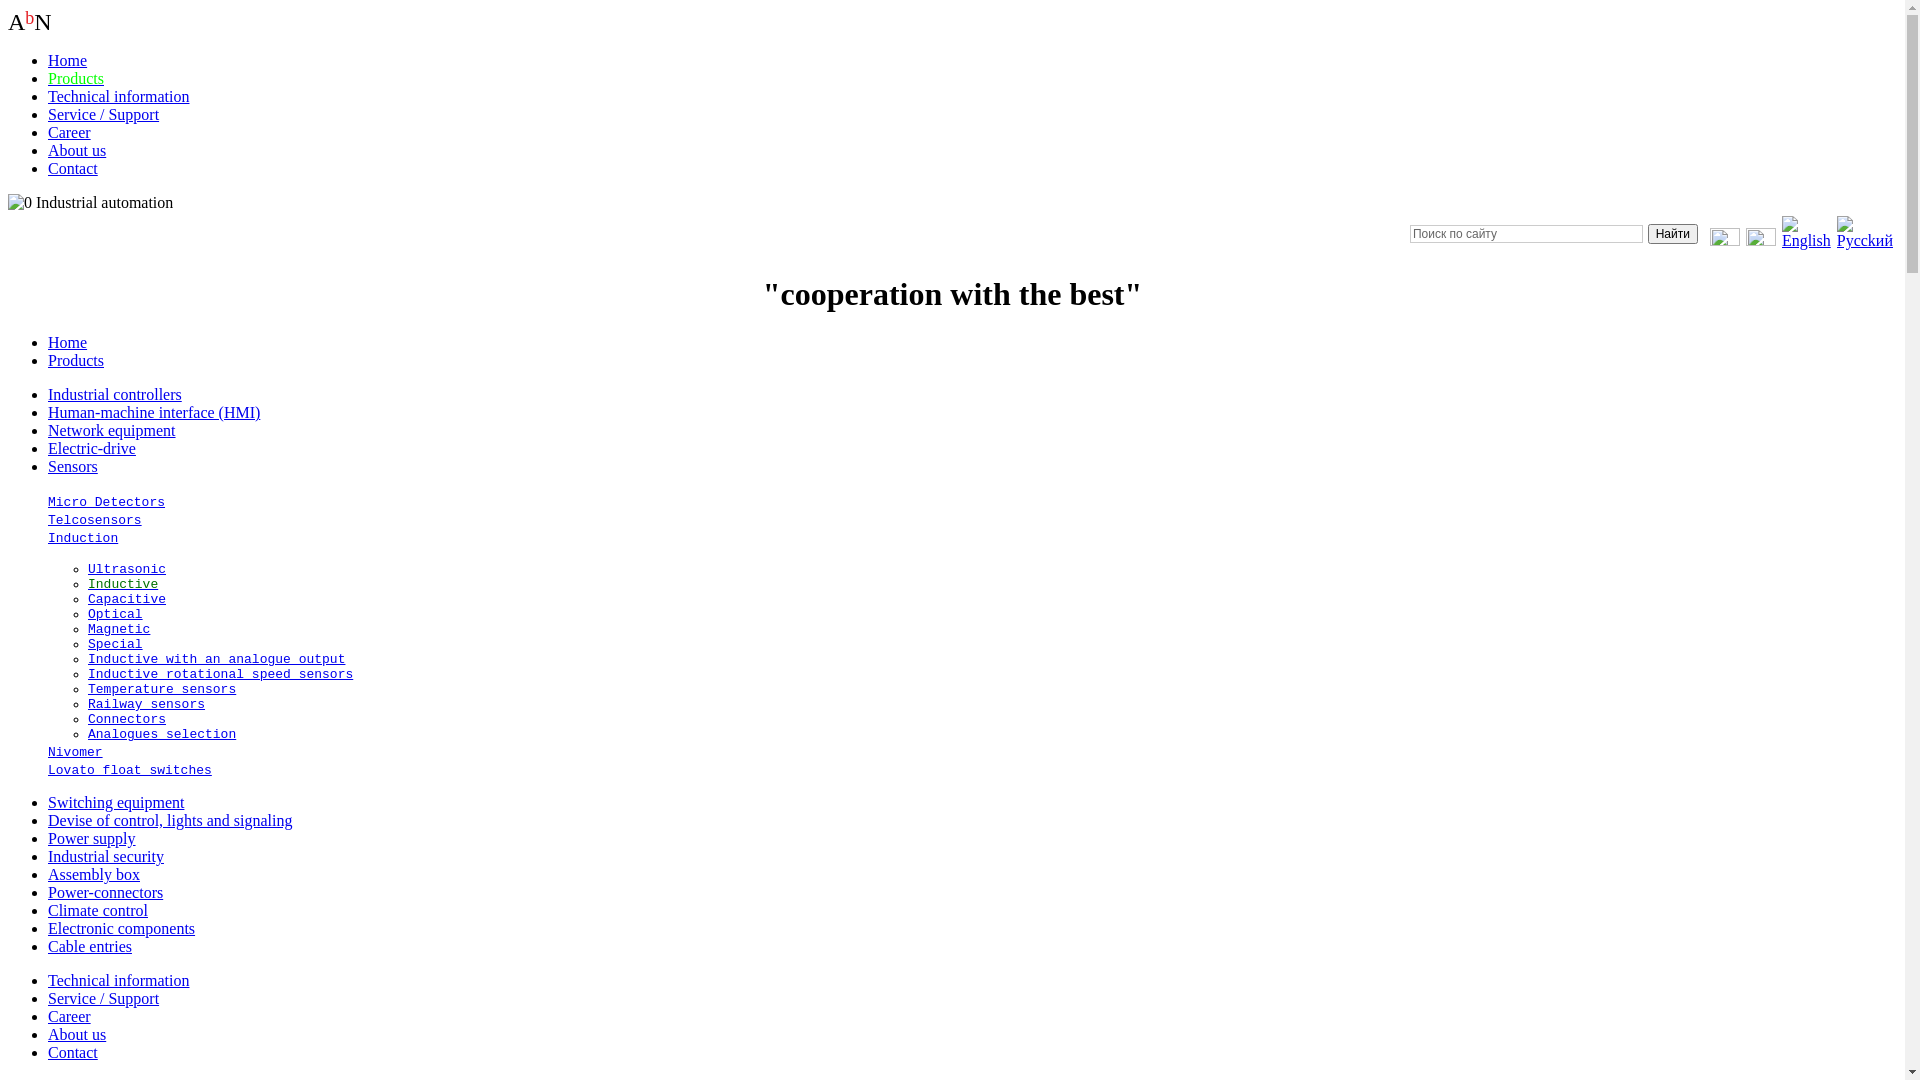 This screenshot has width=1920, height=1080. What do you see at coordinates (72, 1051) in the screenshot?
I see `'Contact'` at bounding box center [72, 1051].